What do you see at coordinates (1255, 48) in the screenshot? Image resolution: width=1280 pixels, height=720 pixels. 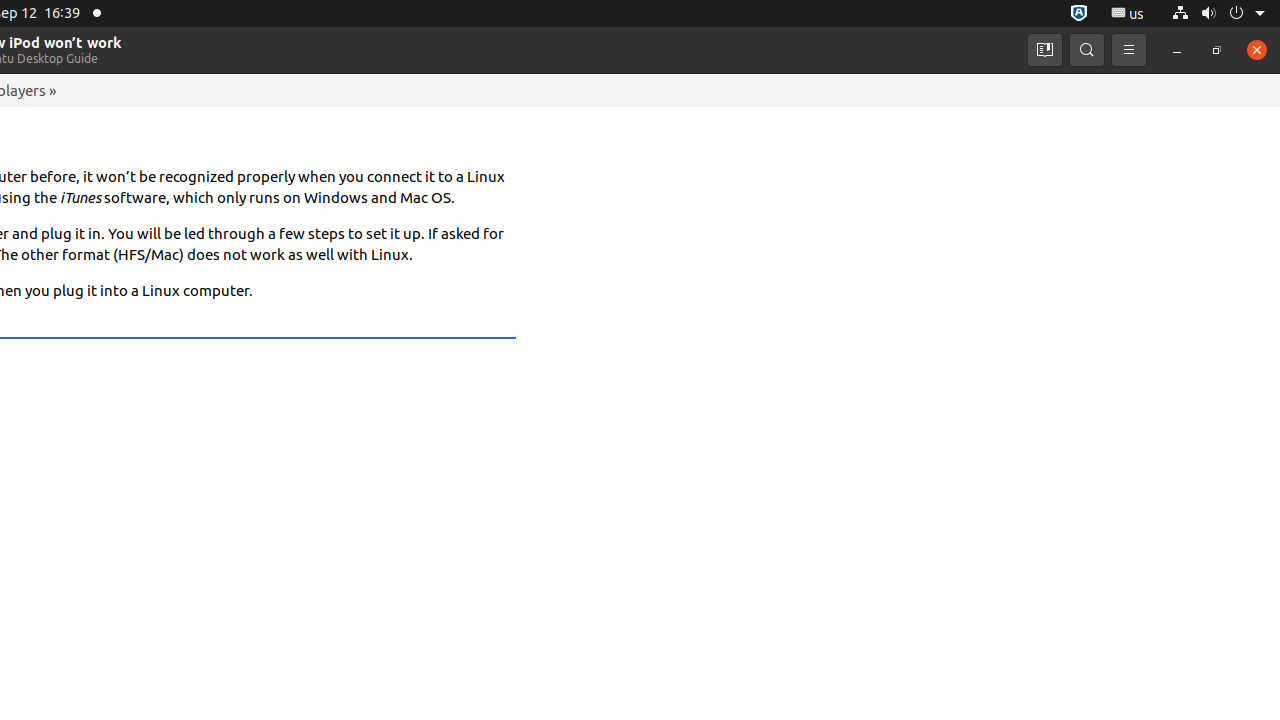 I see `'Close'` at bounding box center [1255, 48].